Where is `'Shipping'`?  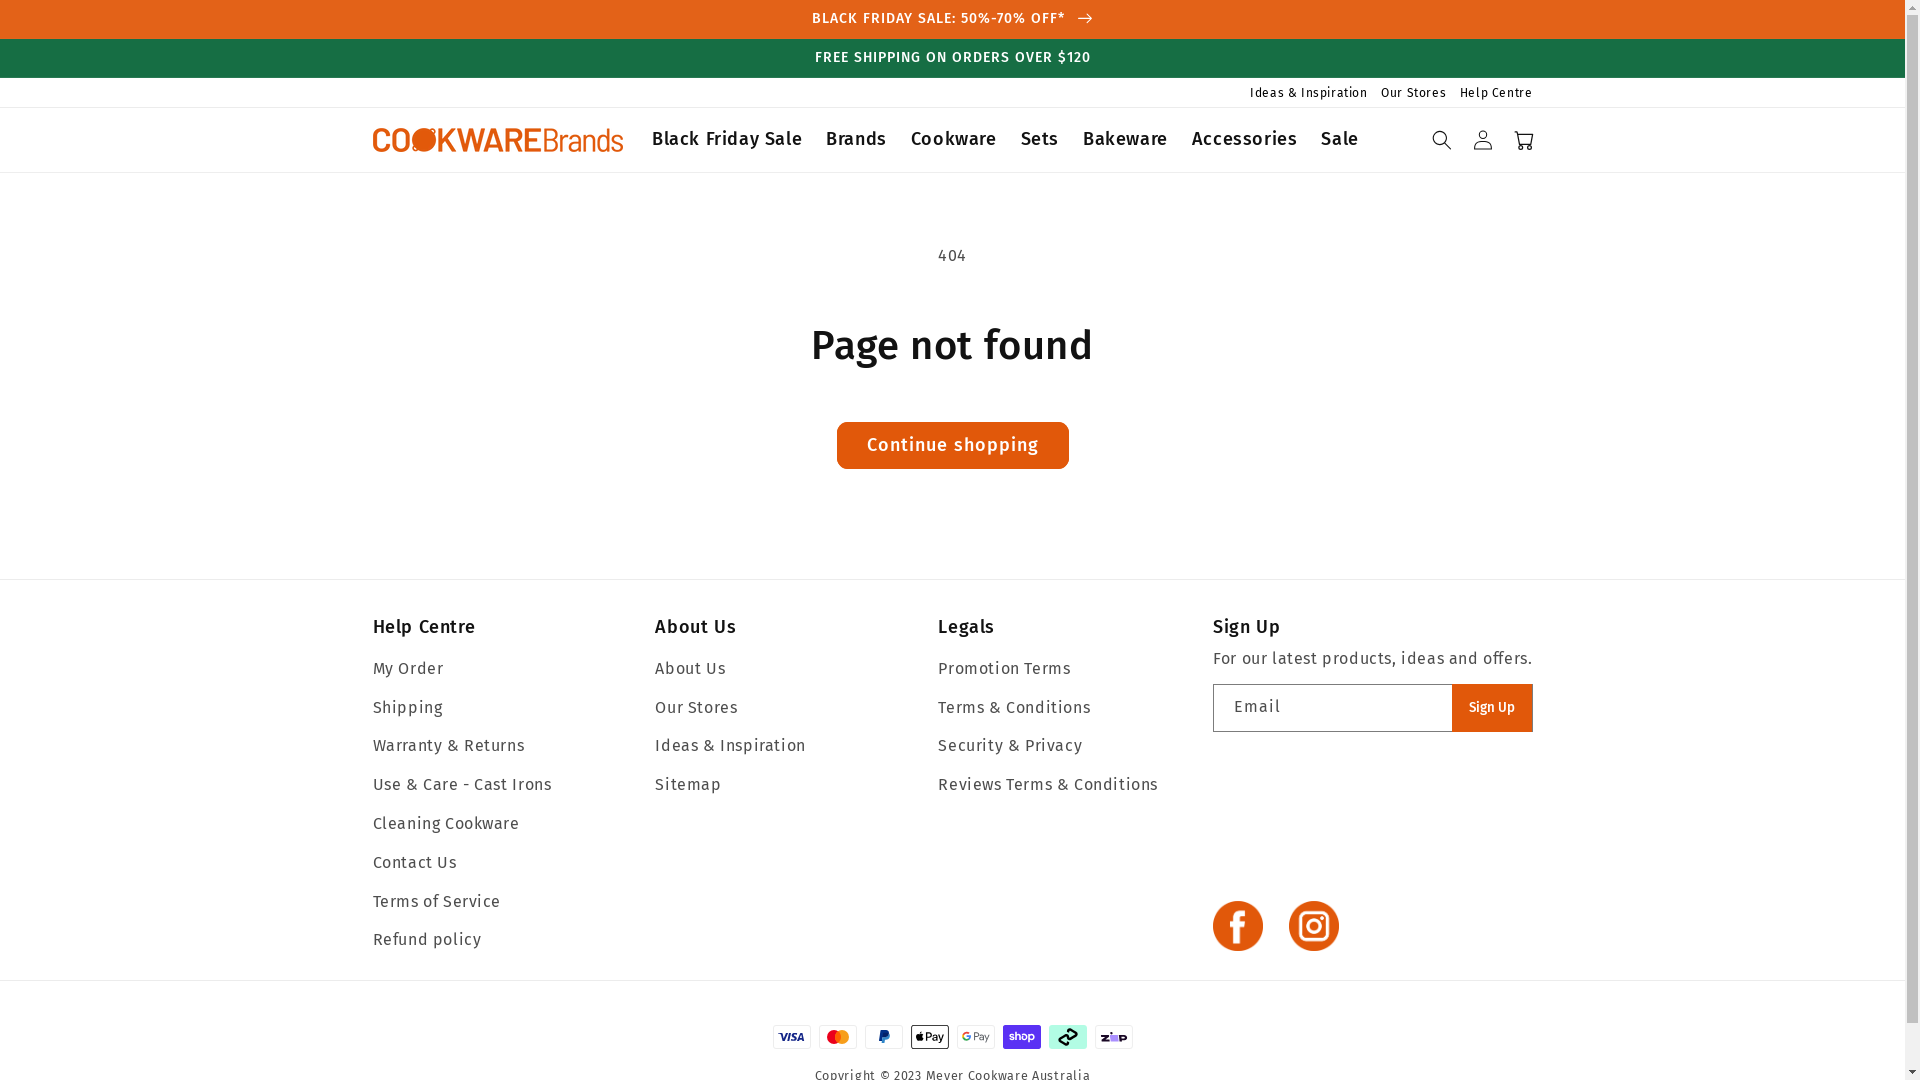 'Shipping' is located at coordinates (406, 707).